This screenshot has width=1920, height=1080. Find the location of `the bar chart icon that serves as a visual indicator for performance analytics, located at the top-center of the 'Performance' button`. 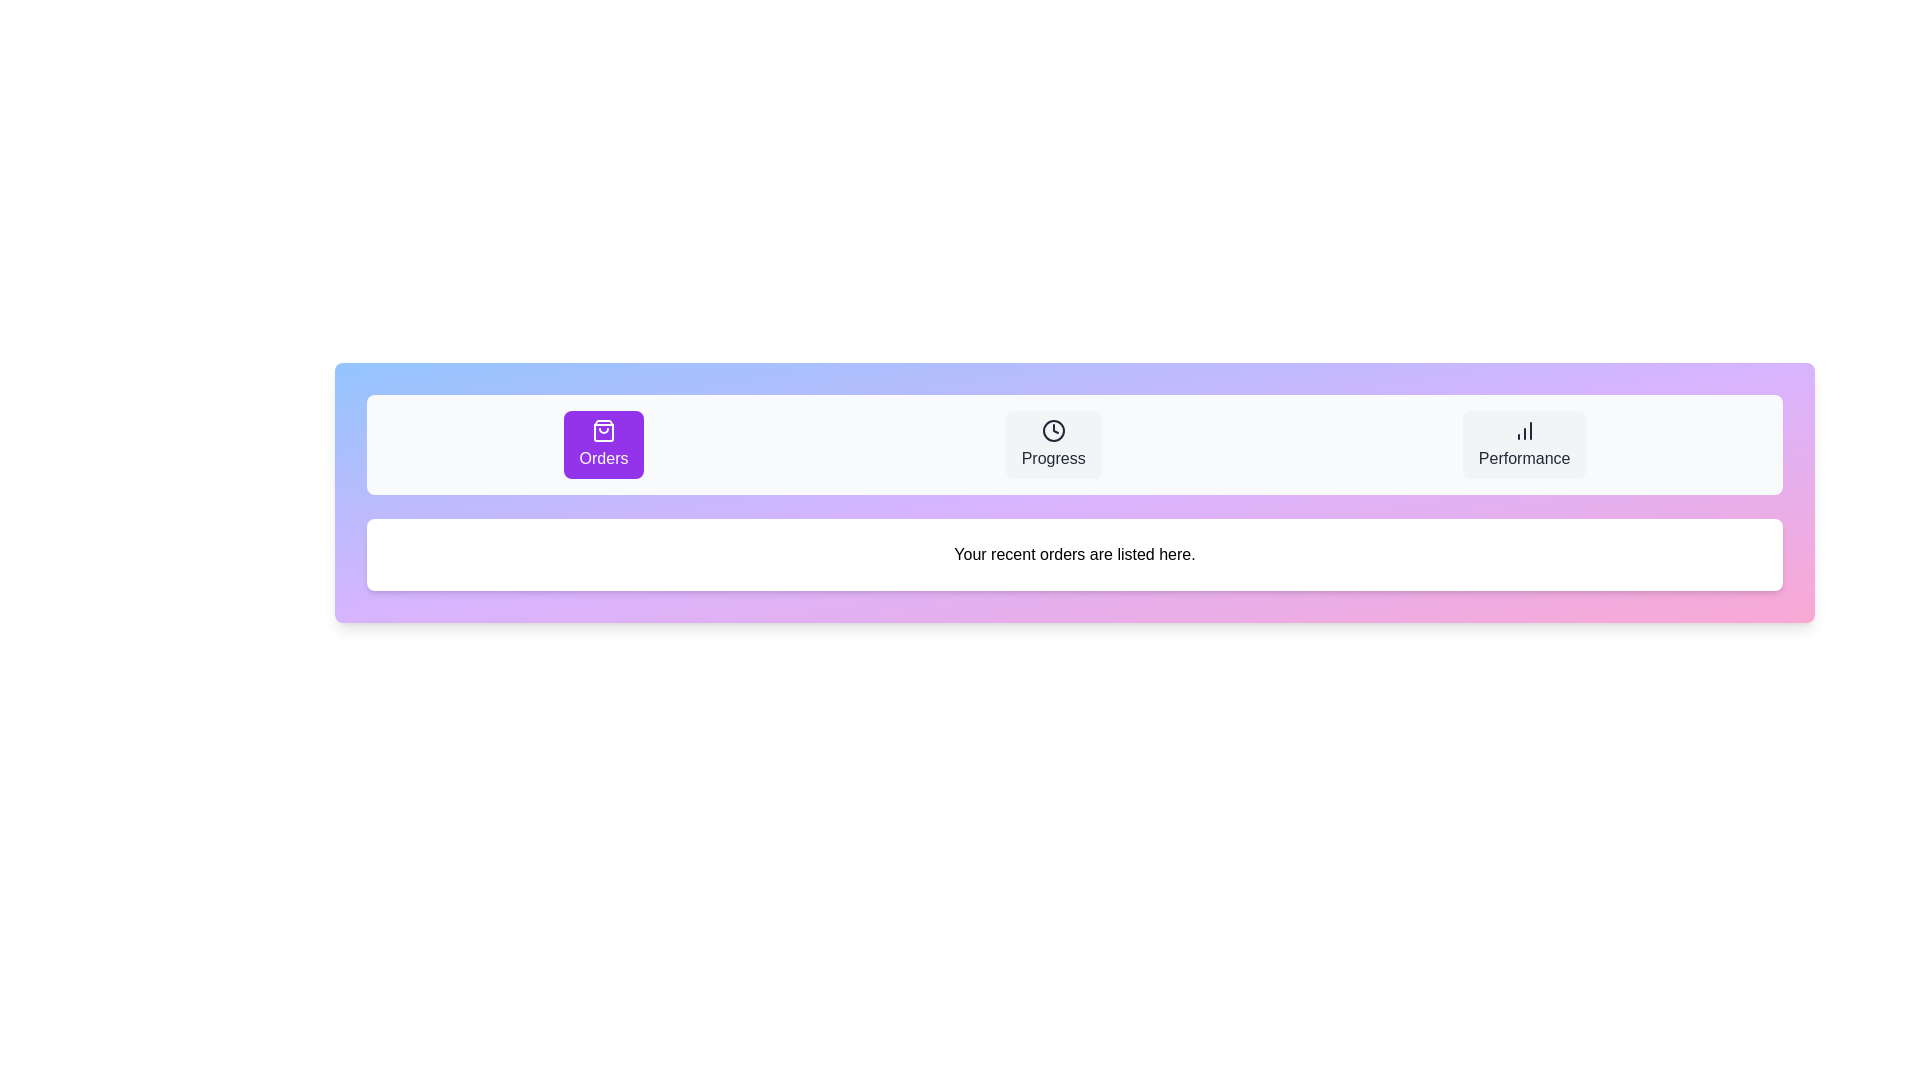

the bar chart icon that serves as a visual indicator for performance analytics, located at the top-center of the 'Performance' button is located at coordinates (1523, 430).